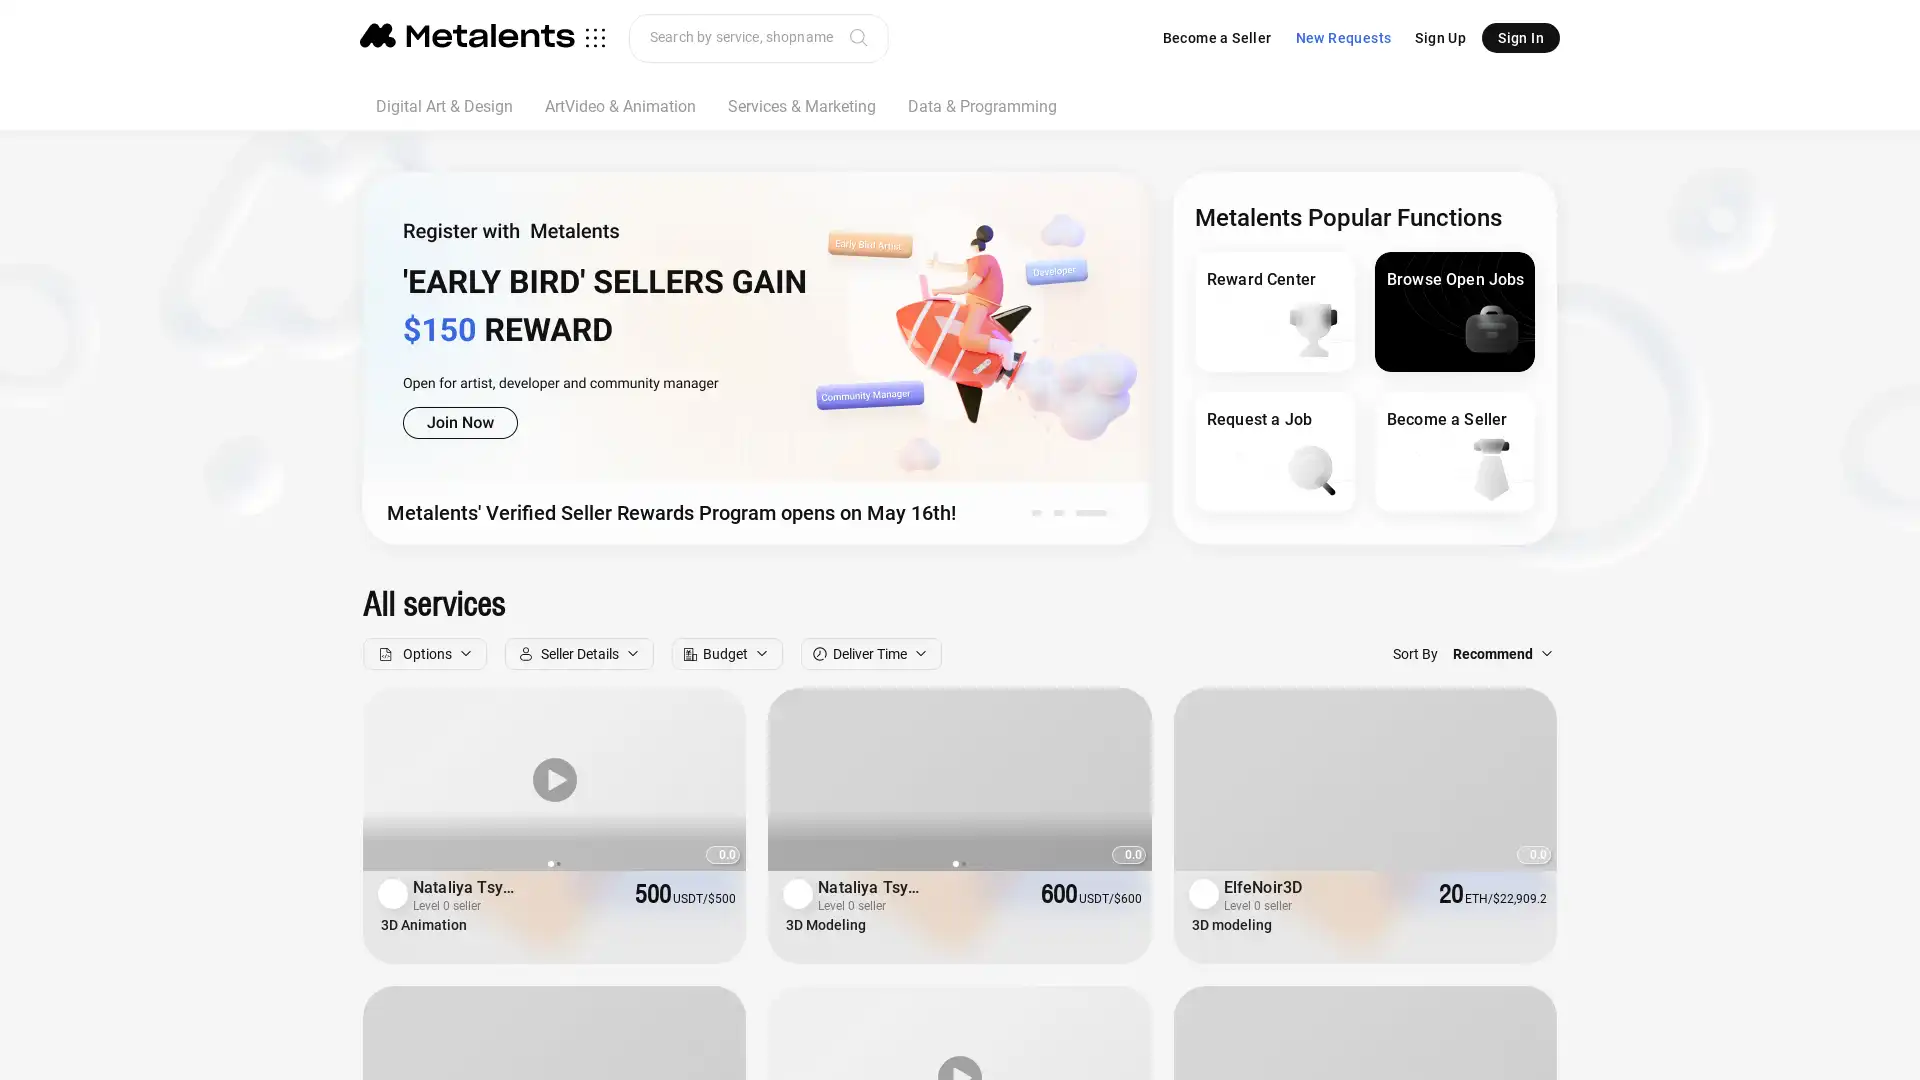 The height and width of the screenshot is (1080, 1920). I want to click on Become a Seller, so click(1215, 38).